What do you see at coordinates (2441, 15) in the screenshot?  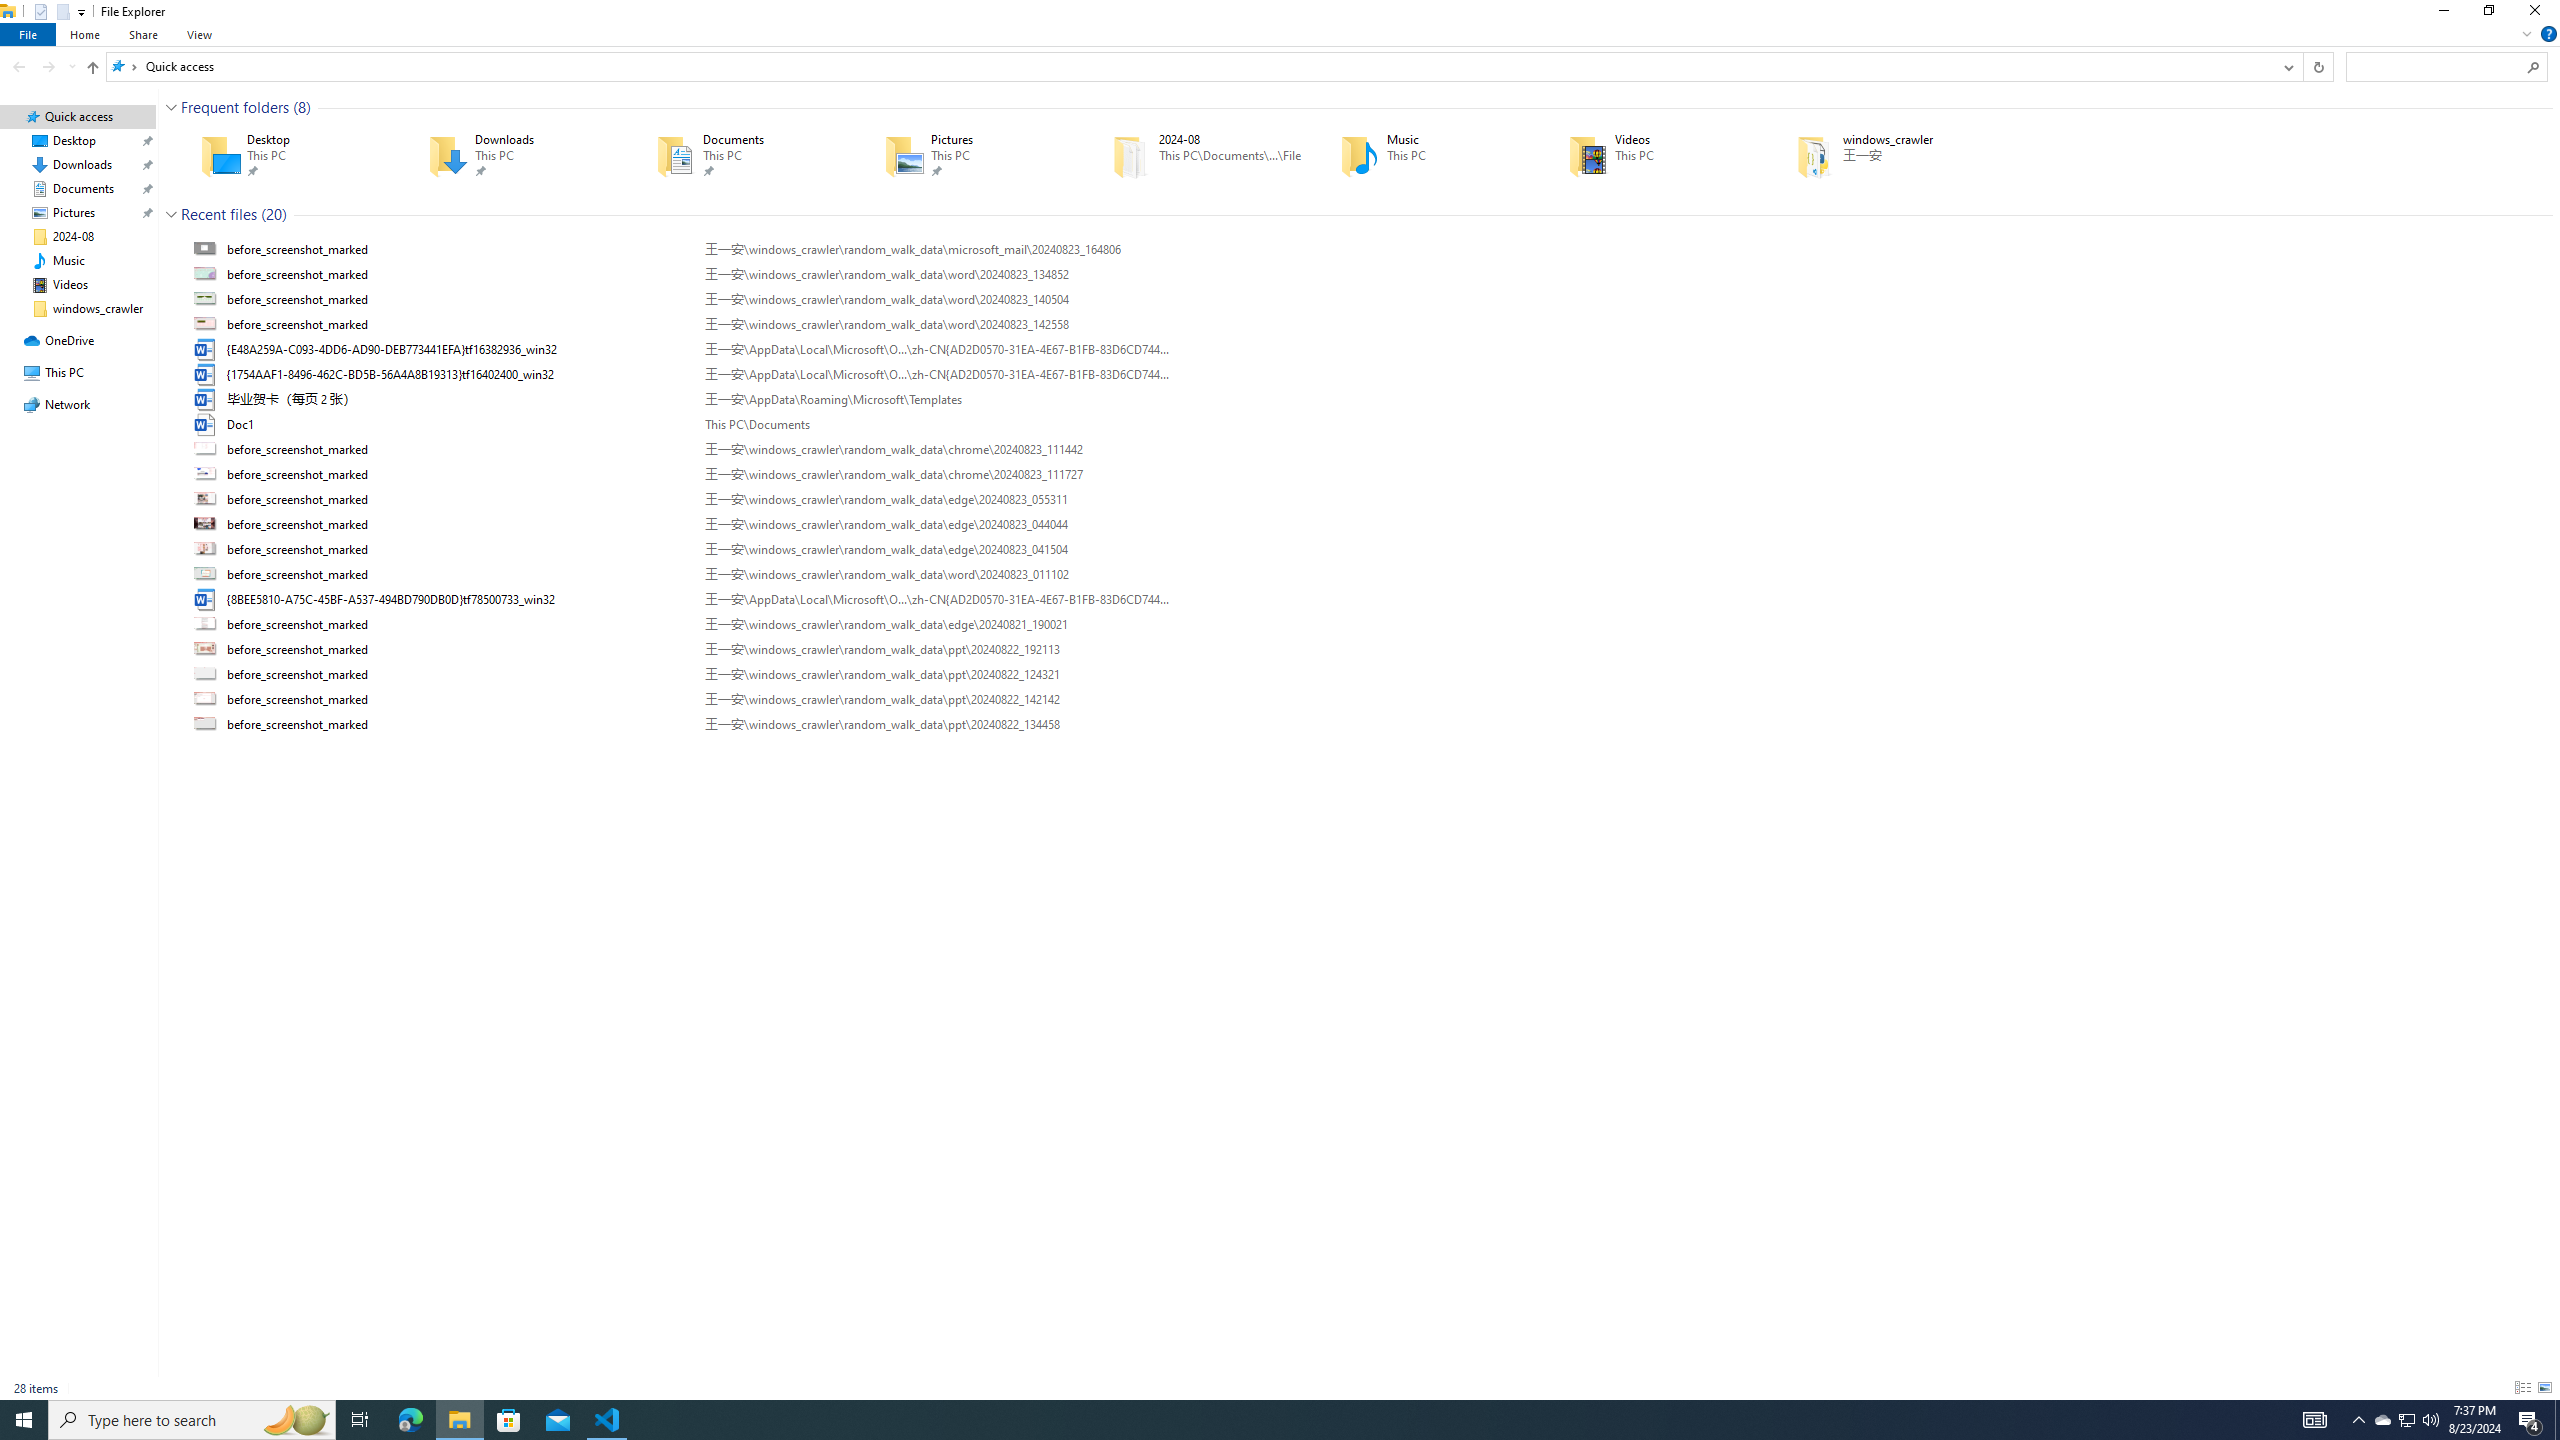 I see `'Minimize'` at bounding box center [2441, 15].